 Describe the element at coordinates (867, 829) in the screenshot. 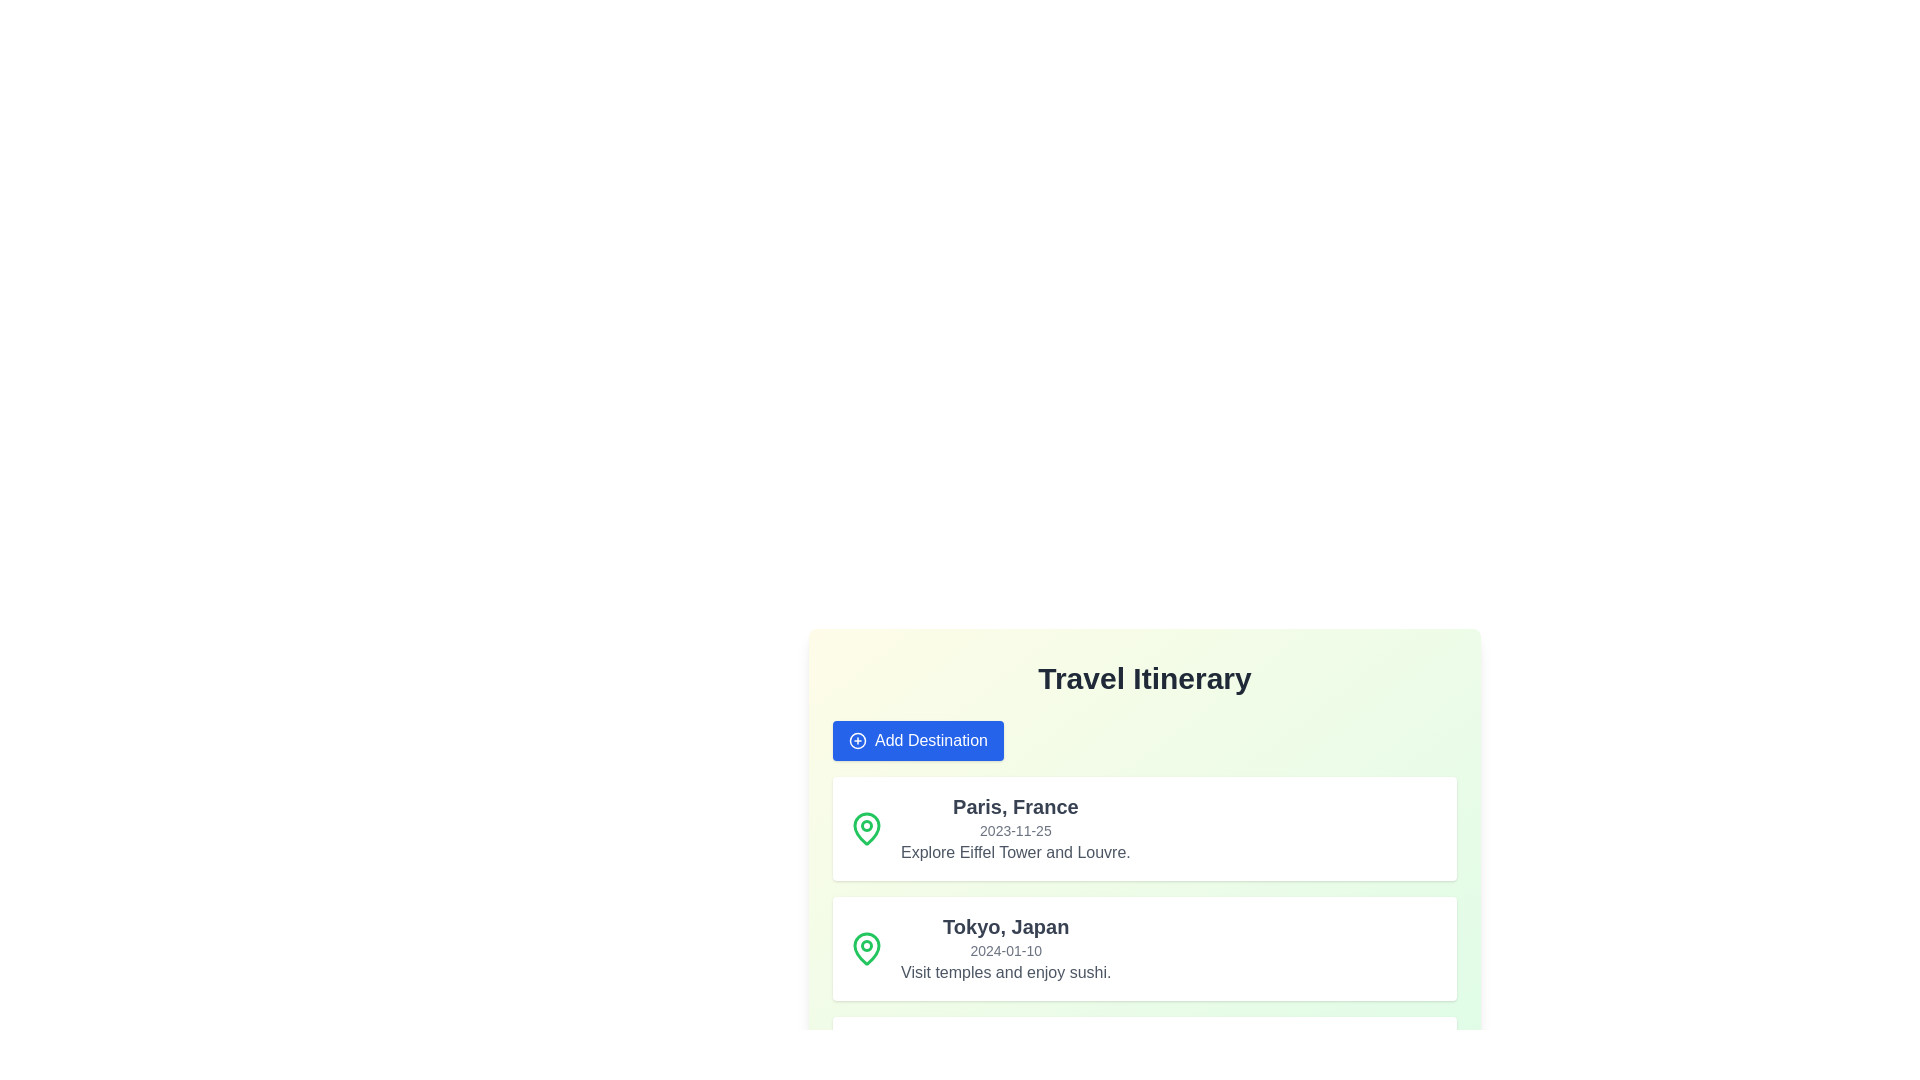

I see `the map pin icon for Paris, France` at that location.